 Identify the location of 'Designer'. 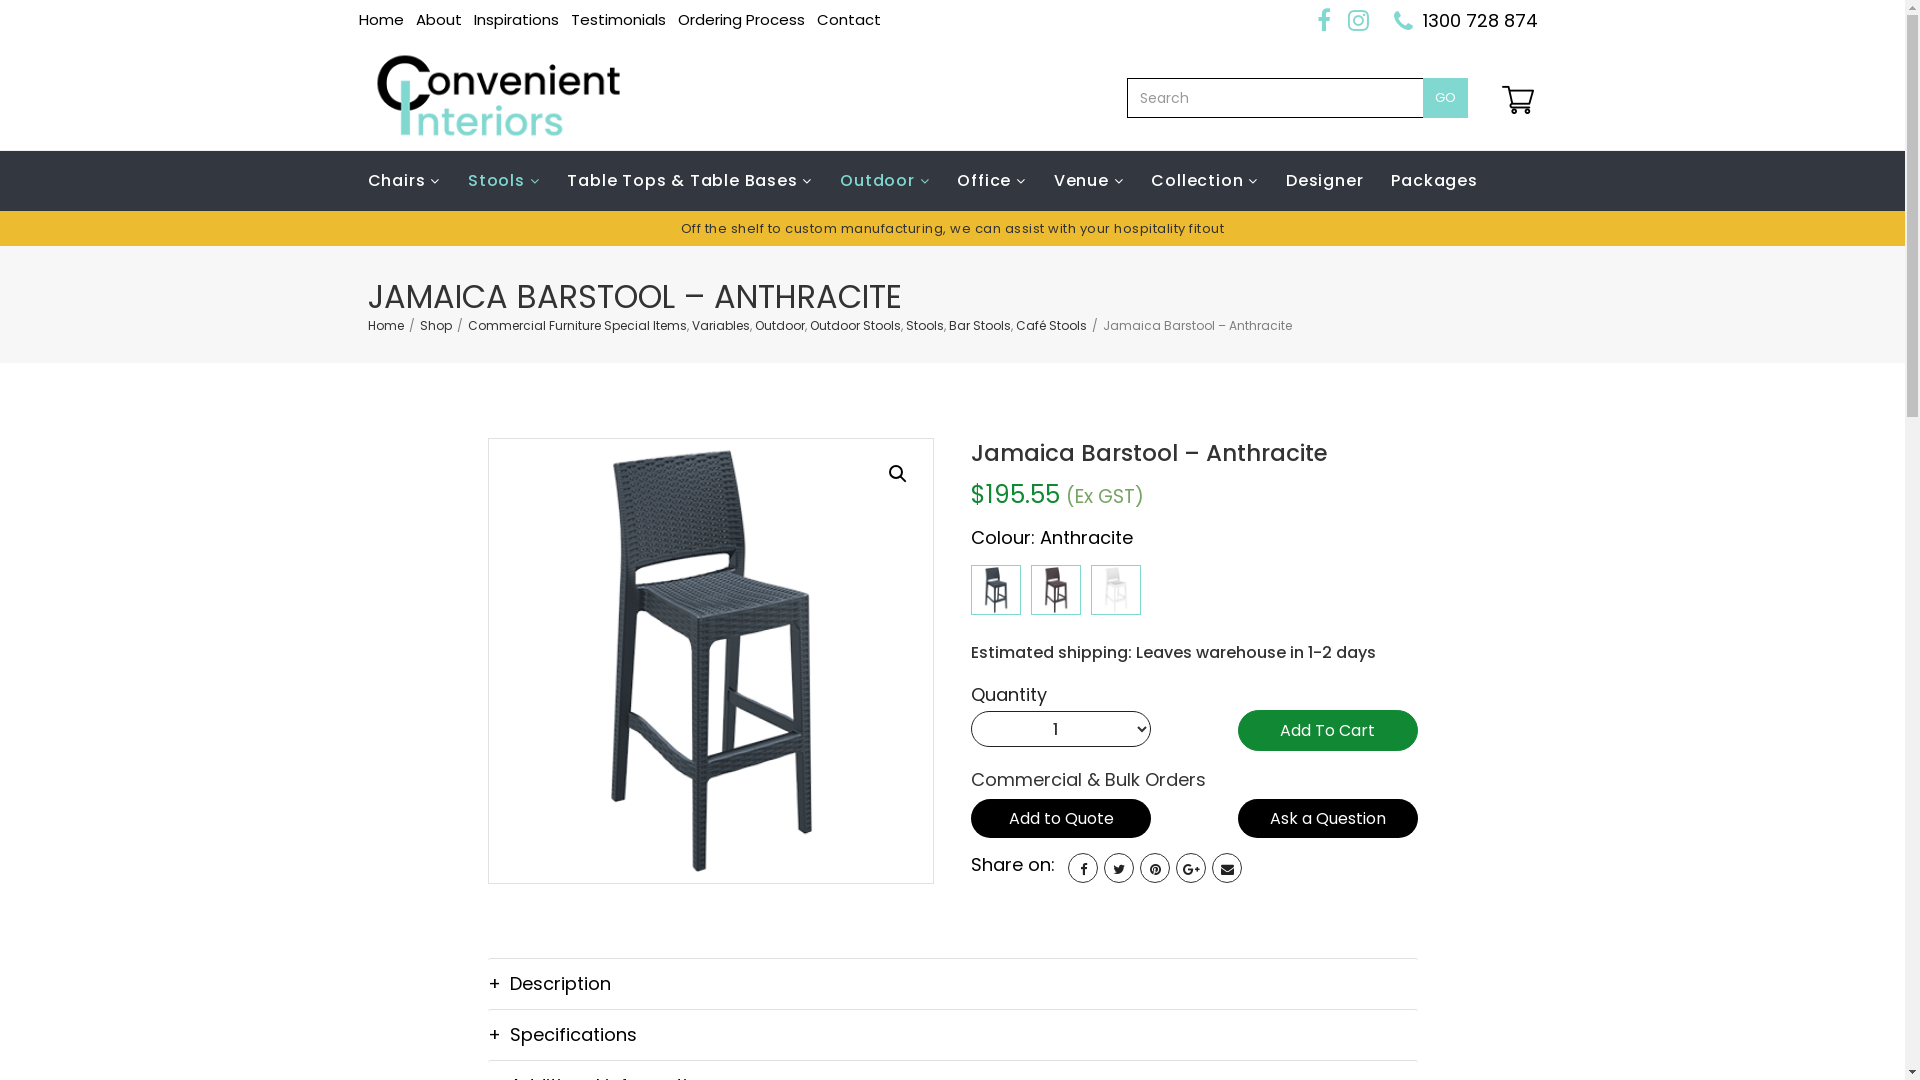
(1324, 181).